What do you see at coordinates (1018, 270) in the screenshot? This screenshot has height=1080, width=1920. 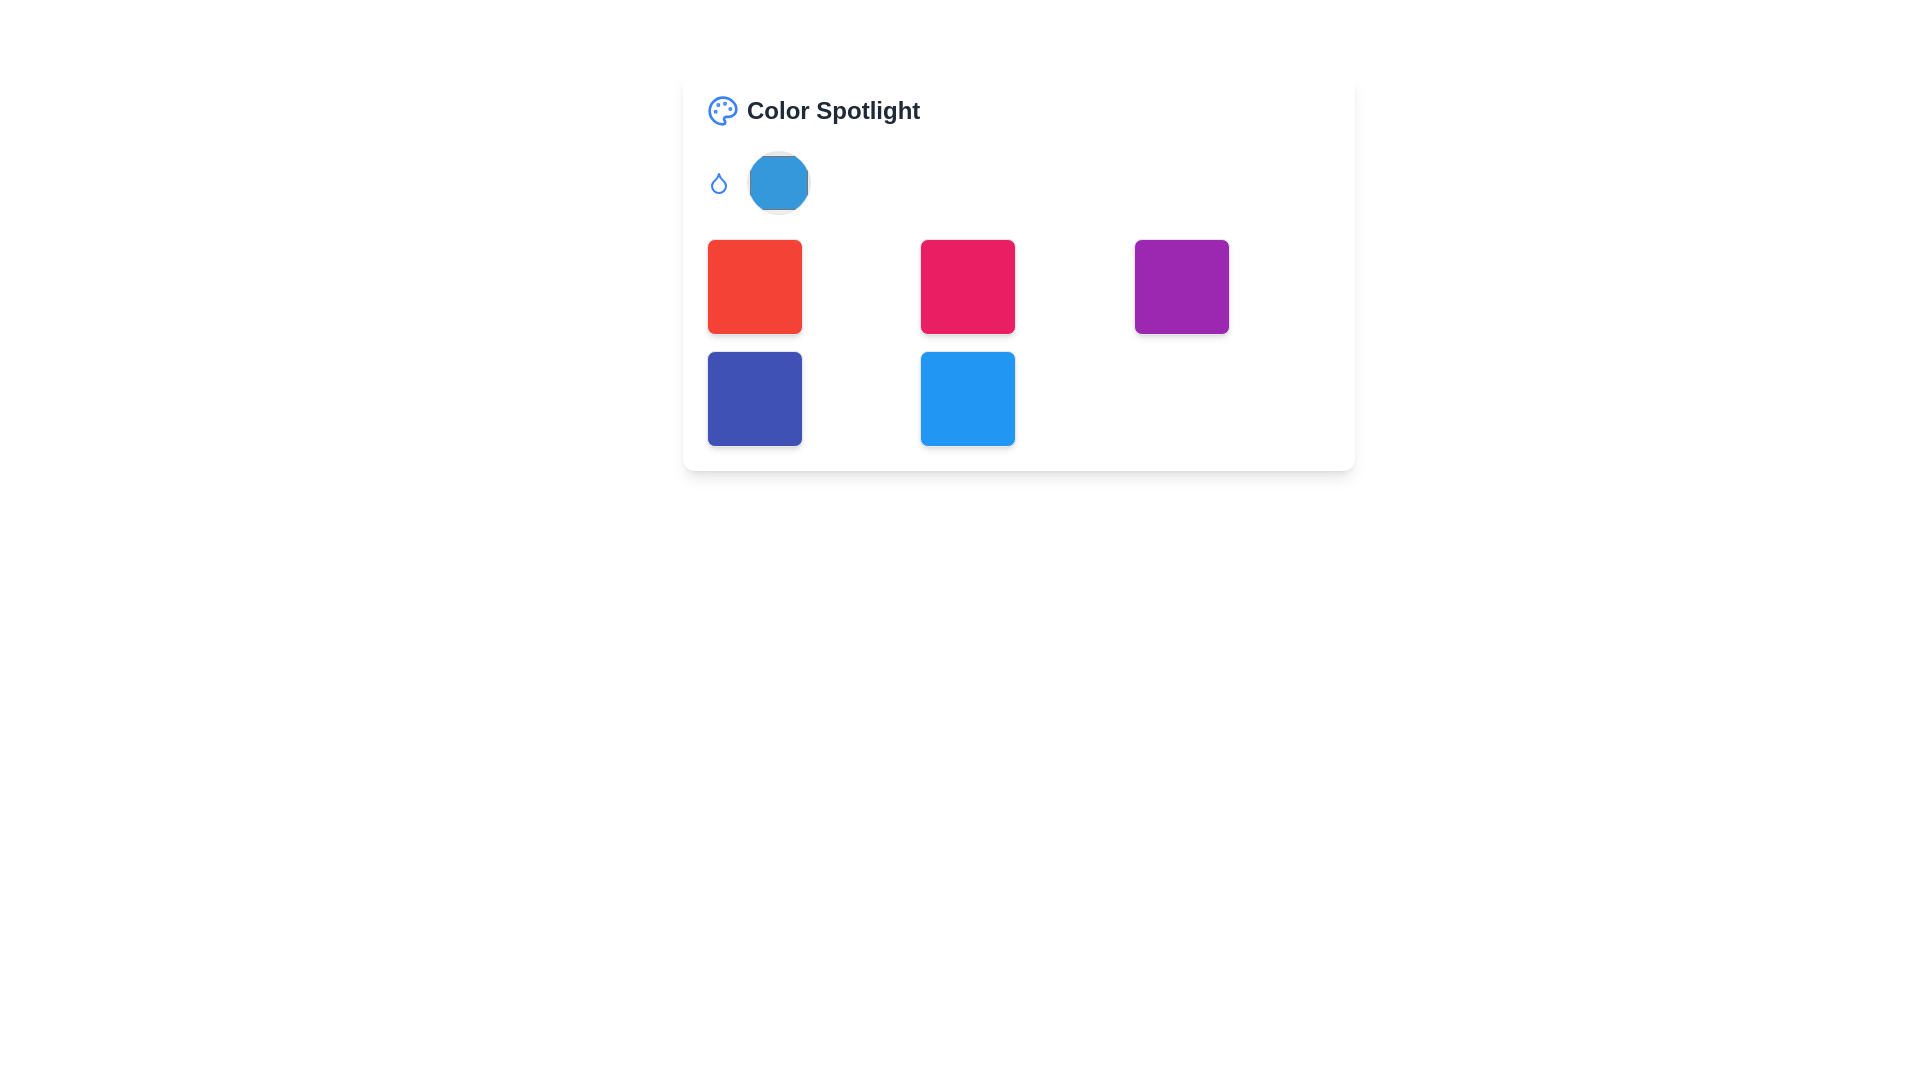 I see `the selectable grid item located in the second column of the first row, which serves as a color selection option` at bounding box center [1018, 270].